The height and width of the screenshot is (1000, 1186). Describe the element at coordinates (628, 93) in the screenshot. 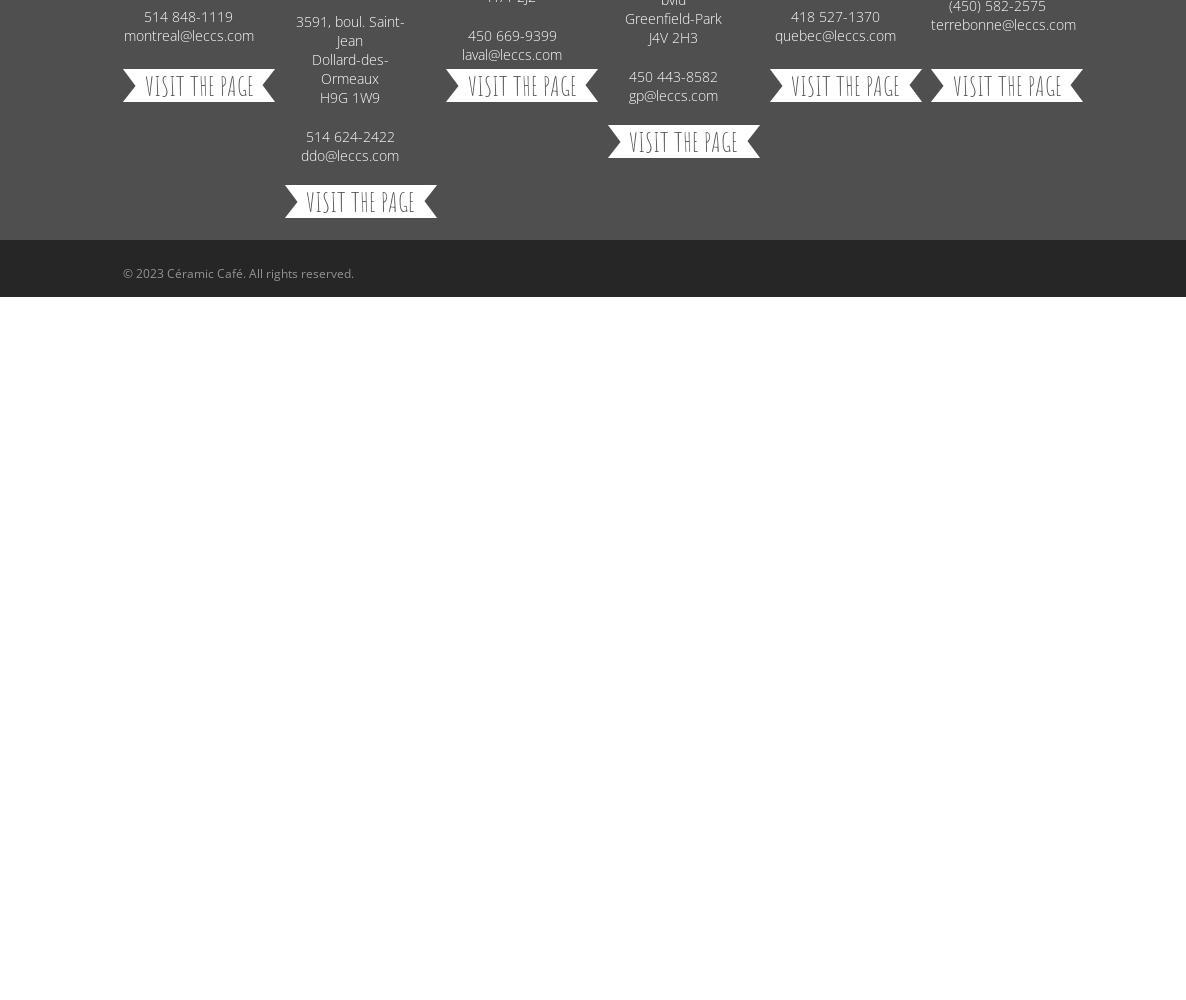

I see `'gp@leccs.com'` at that location.